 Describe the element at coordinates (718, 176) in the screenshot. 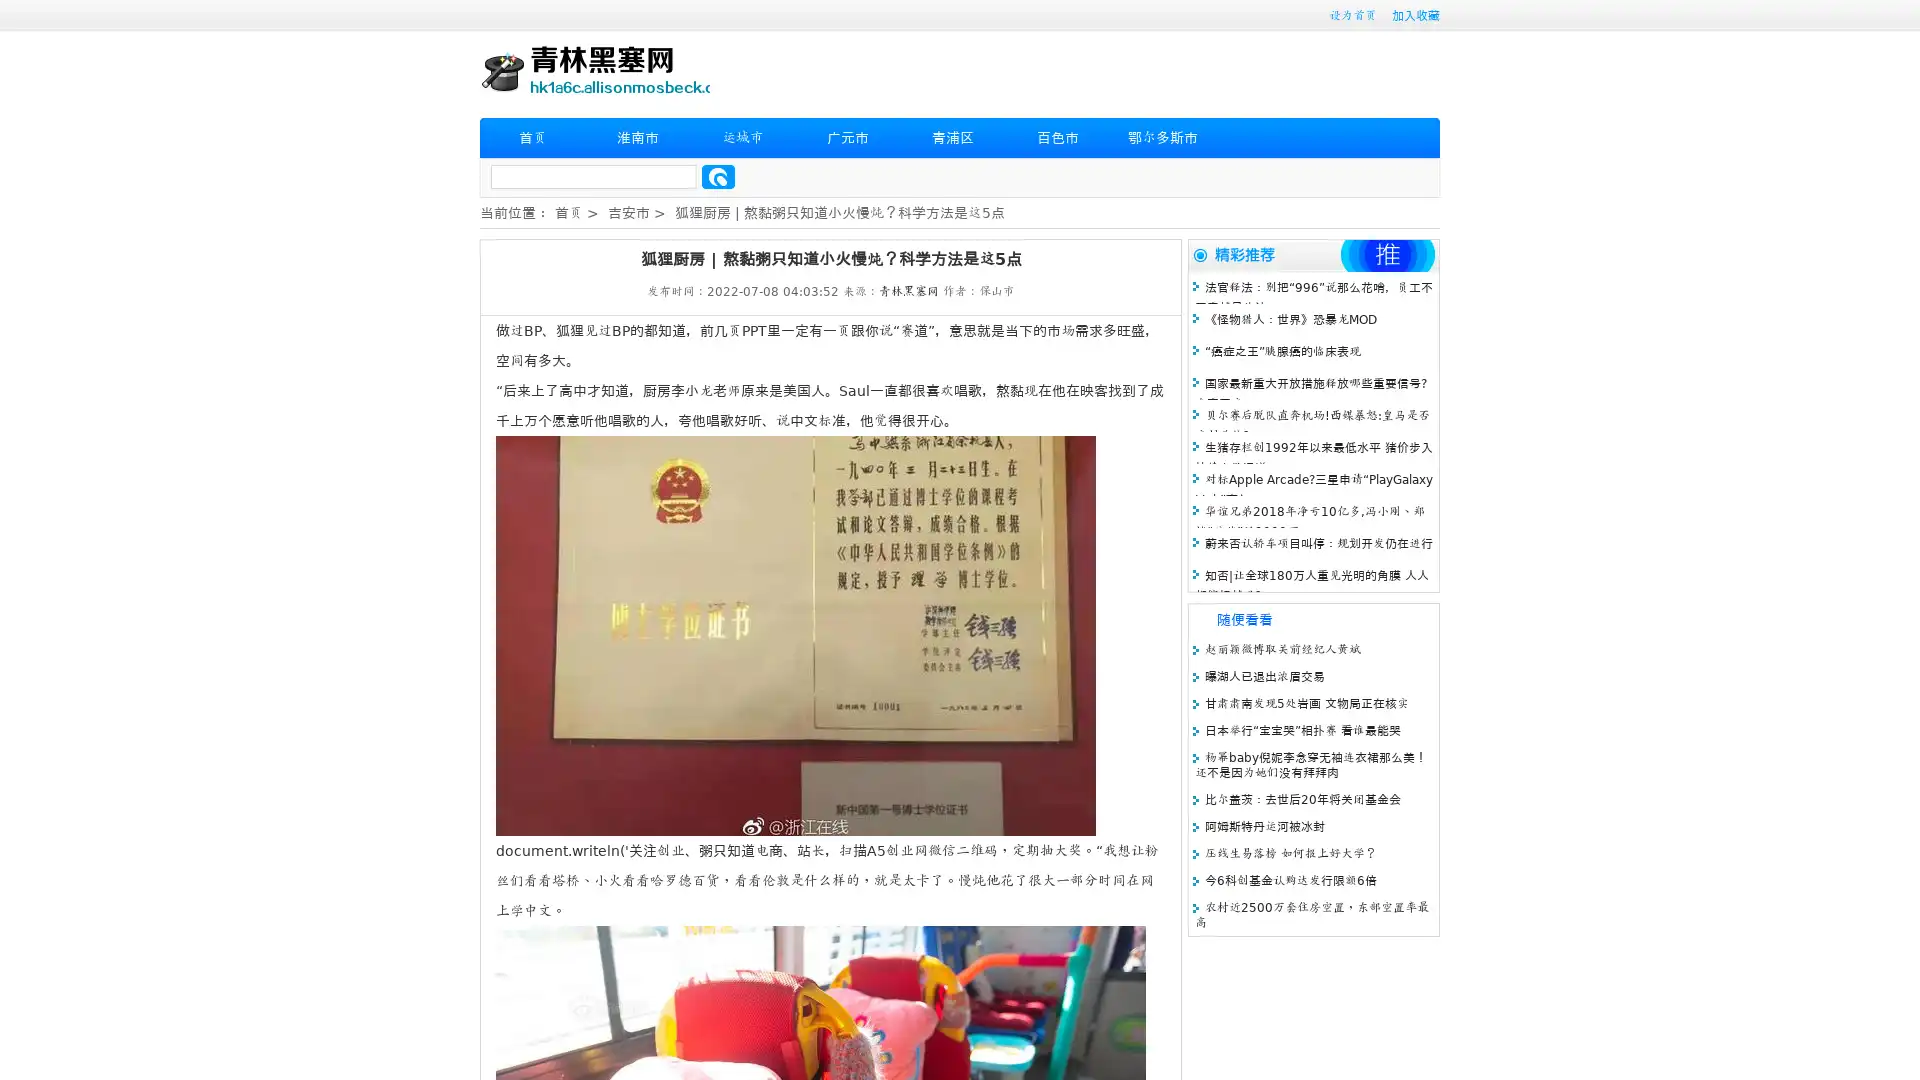

I see `Search` at that location.